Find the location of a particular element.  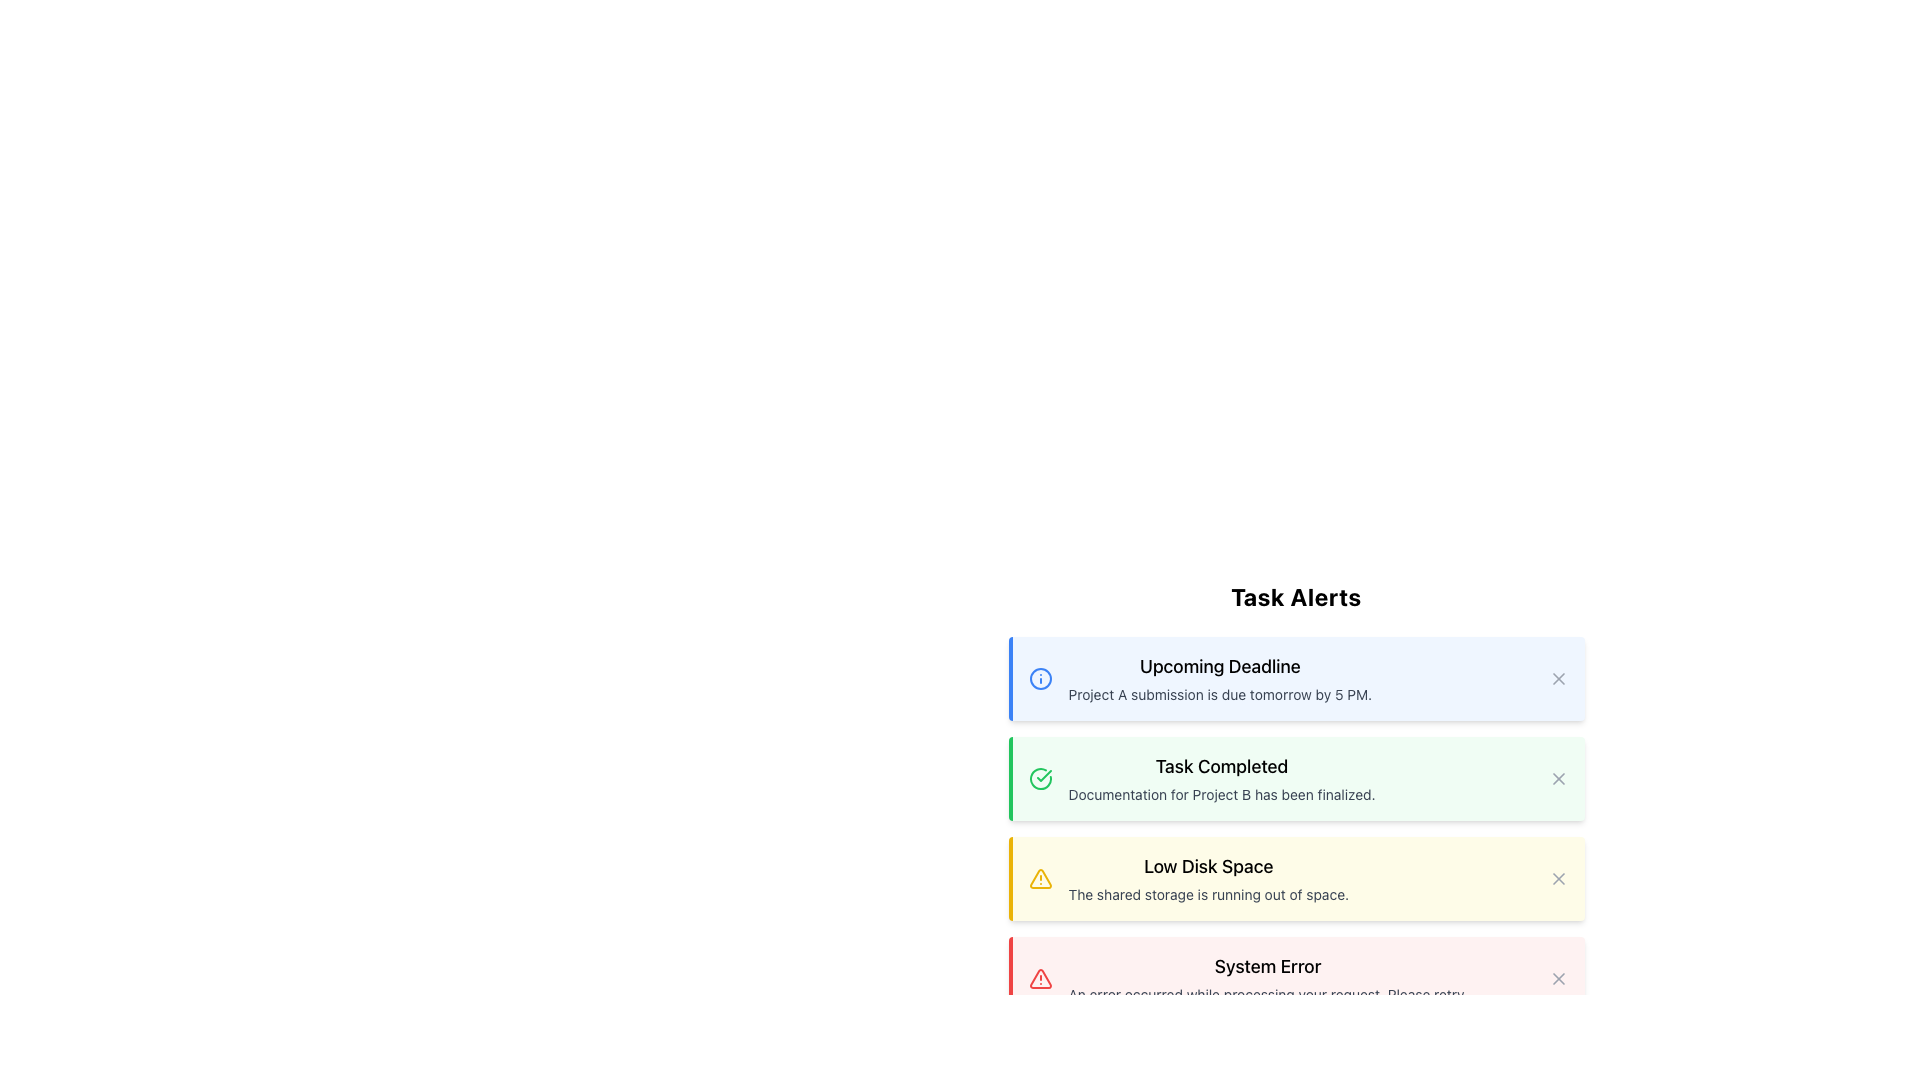

the checkmark icon indicating that the task titled 'Task Completed' with the description 'Documentation for Project B has been finalized.' has been completed. This icon is positioned as the leading element in the notification row is located at coordinates (1040, 778).